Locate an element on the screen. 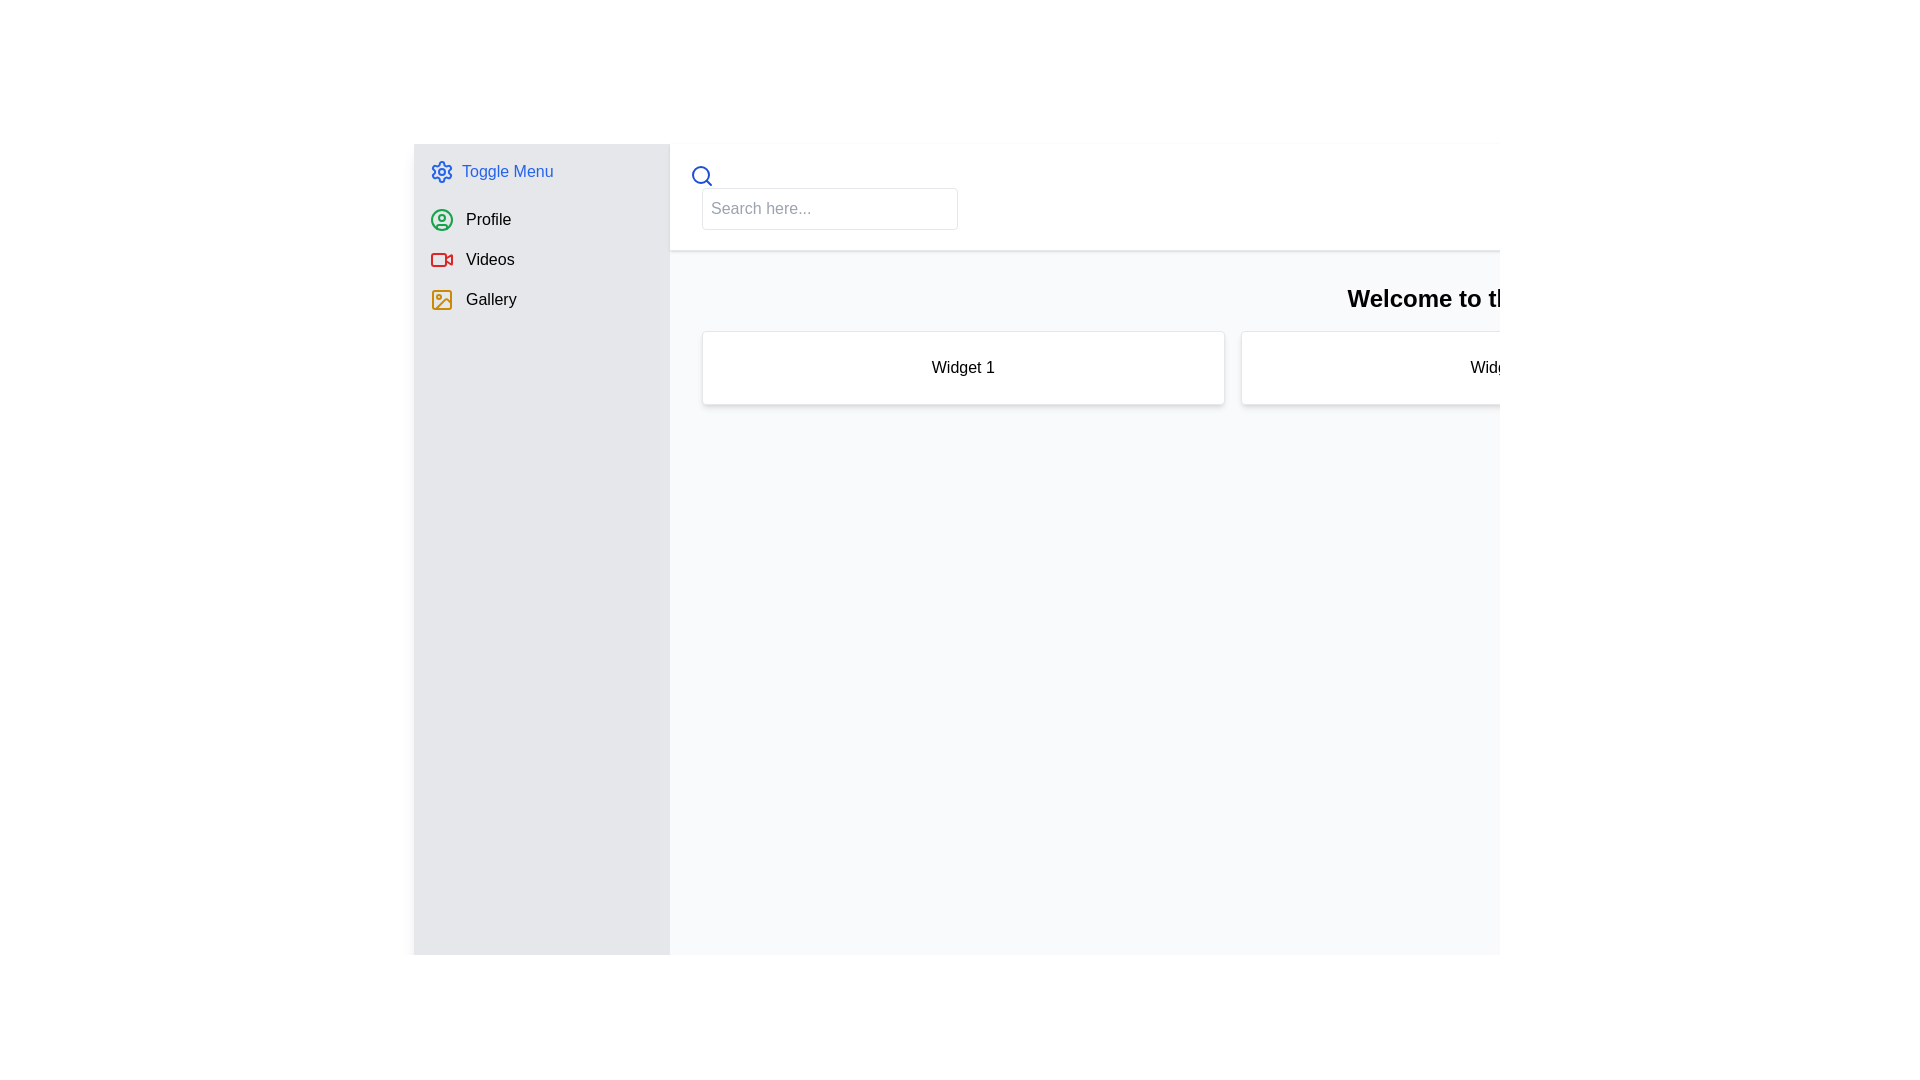 The image size is (1920, 1080). the cogwheel-shaped icon in the left-side navigation panel is located at coordinates (440, 171).